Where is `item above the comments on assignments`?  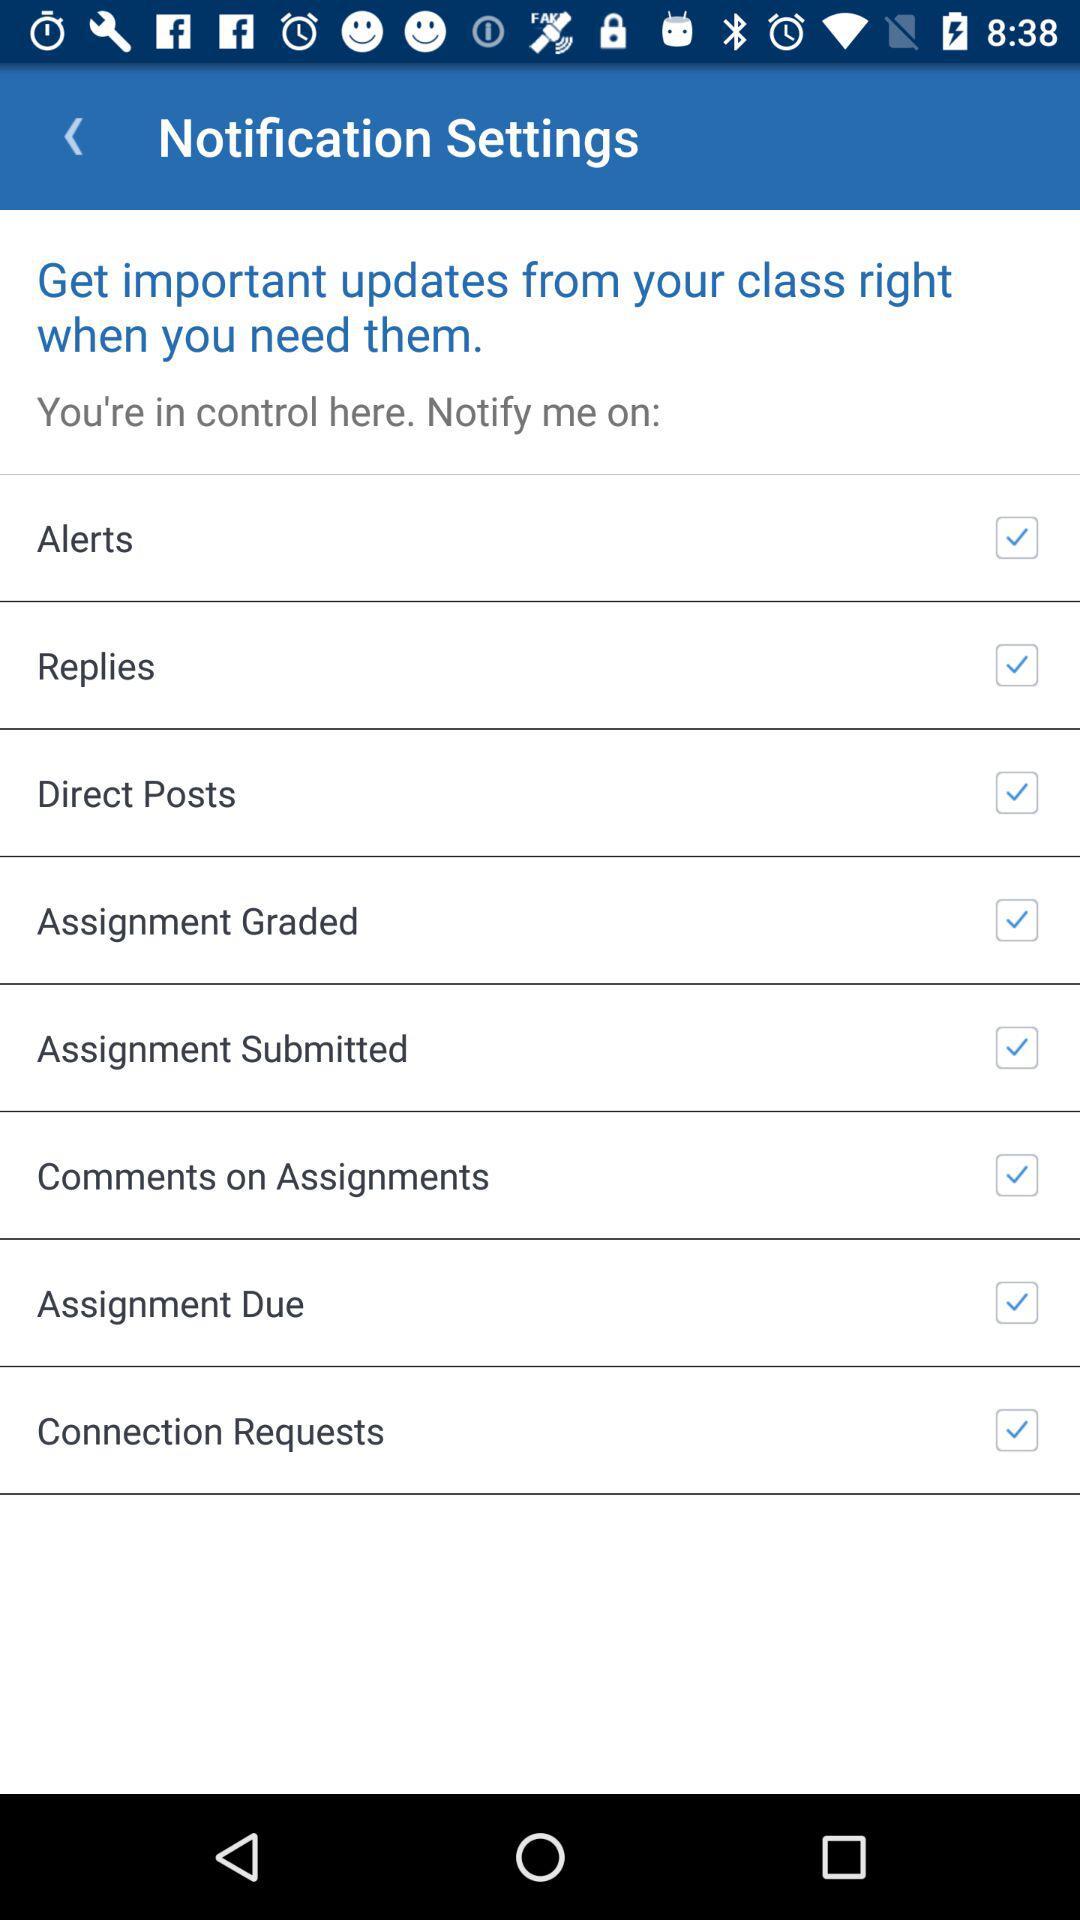
item above the comments on assignments is located at coordinates (540, 1046).